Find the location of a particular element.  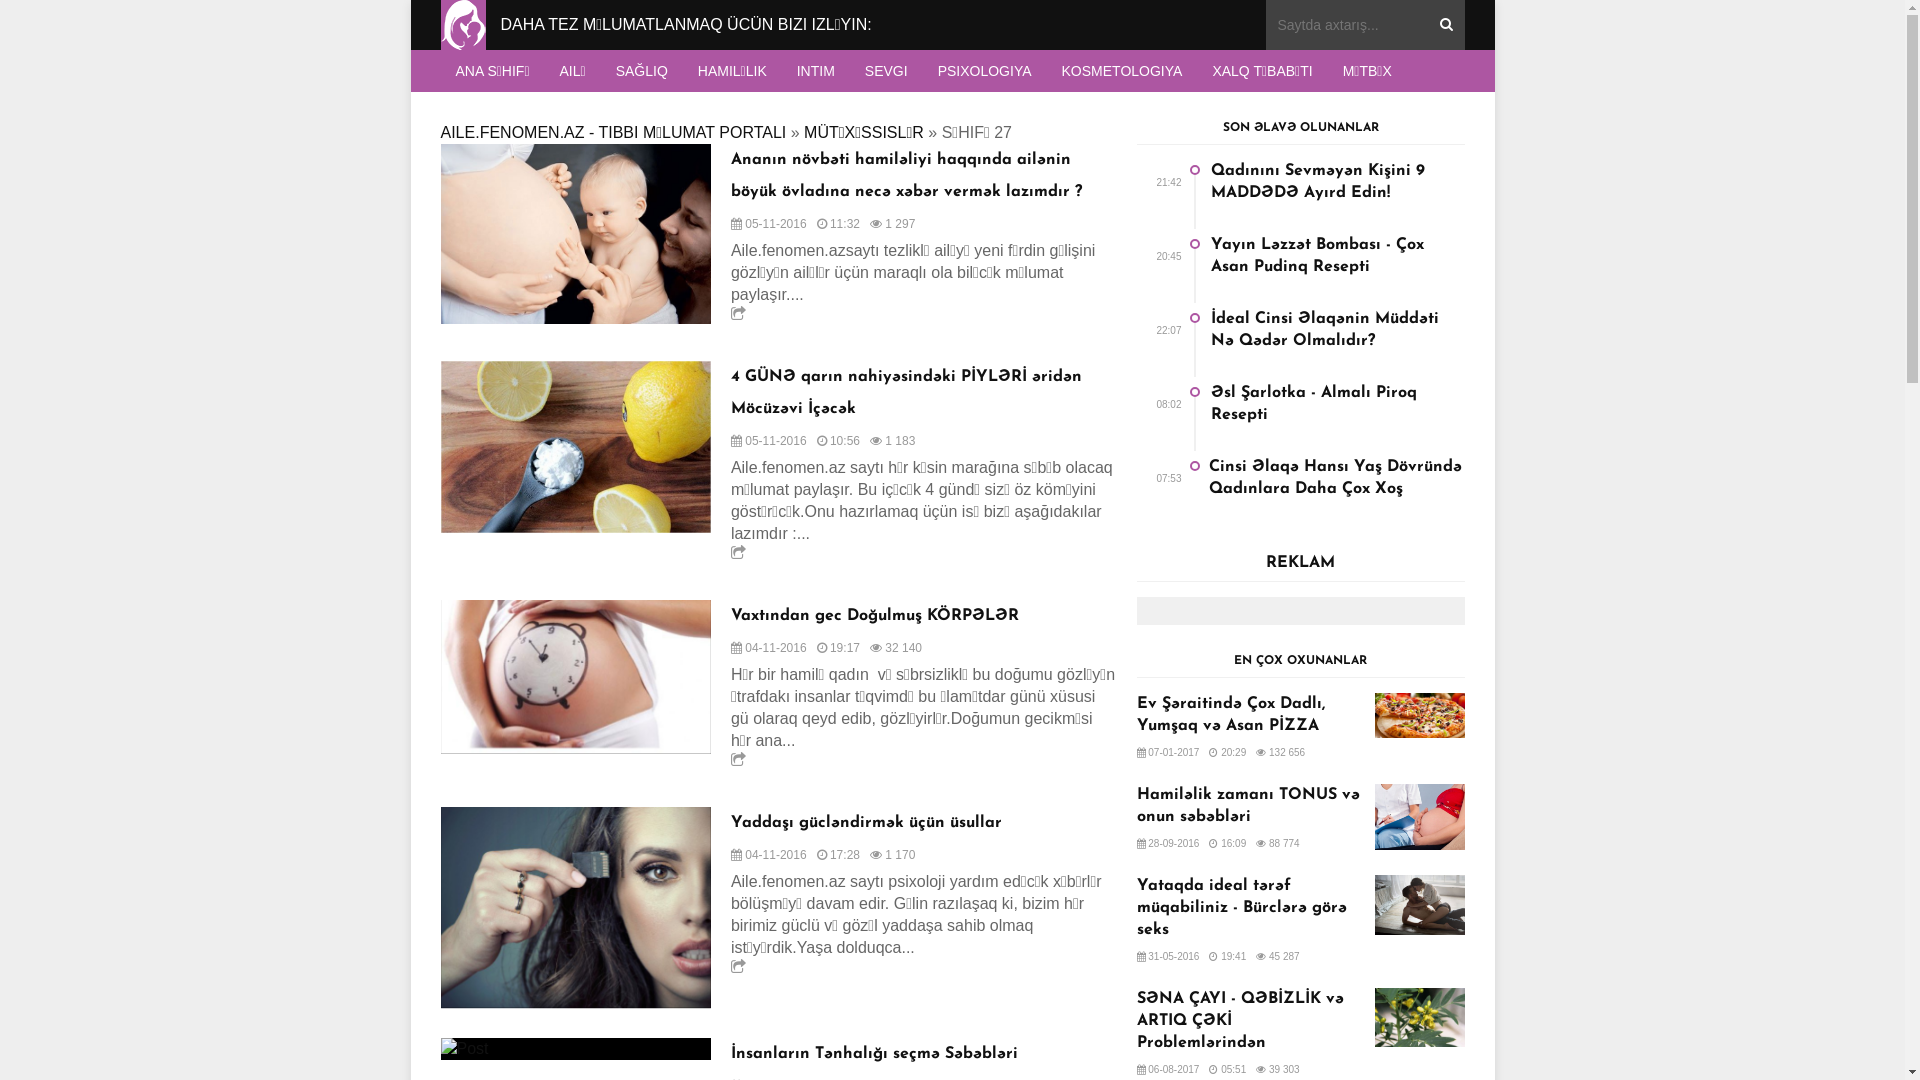

'SEVGI' is located at coordinates (885, 69).